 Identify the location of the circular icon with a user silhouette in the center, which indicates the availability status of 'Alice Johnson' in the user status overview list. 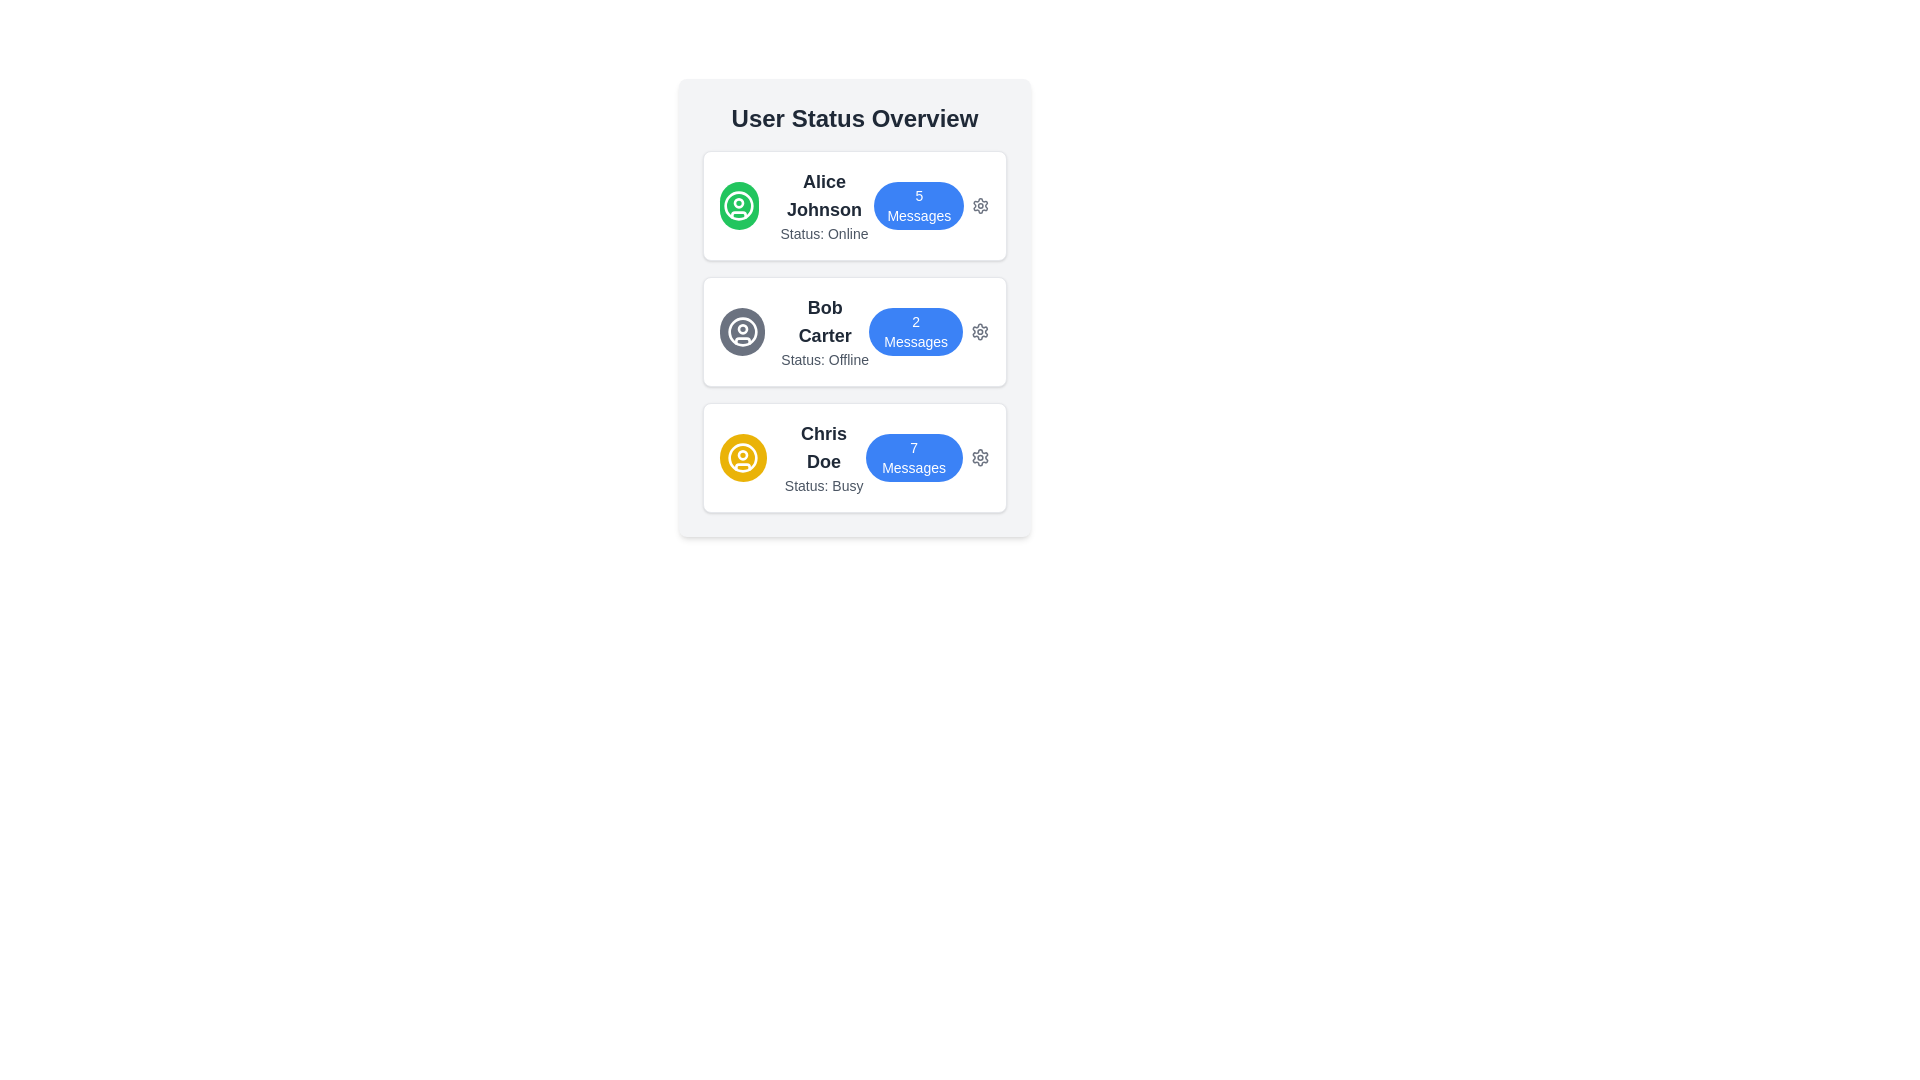
(738, 205).